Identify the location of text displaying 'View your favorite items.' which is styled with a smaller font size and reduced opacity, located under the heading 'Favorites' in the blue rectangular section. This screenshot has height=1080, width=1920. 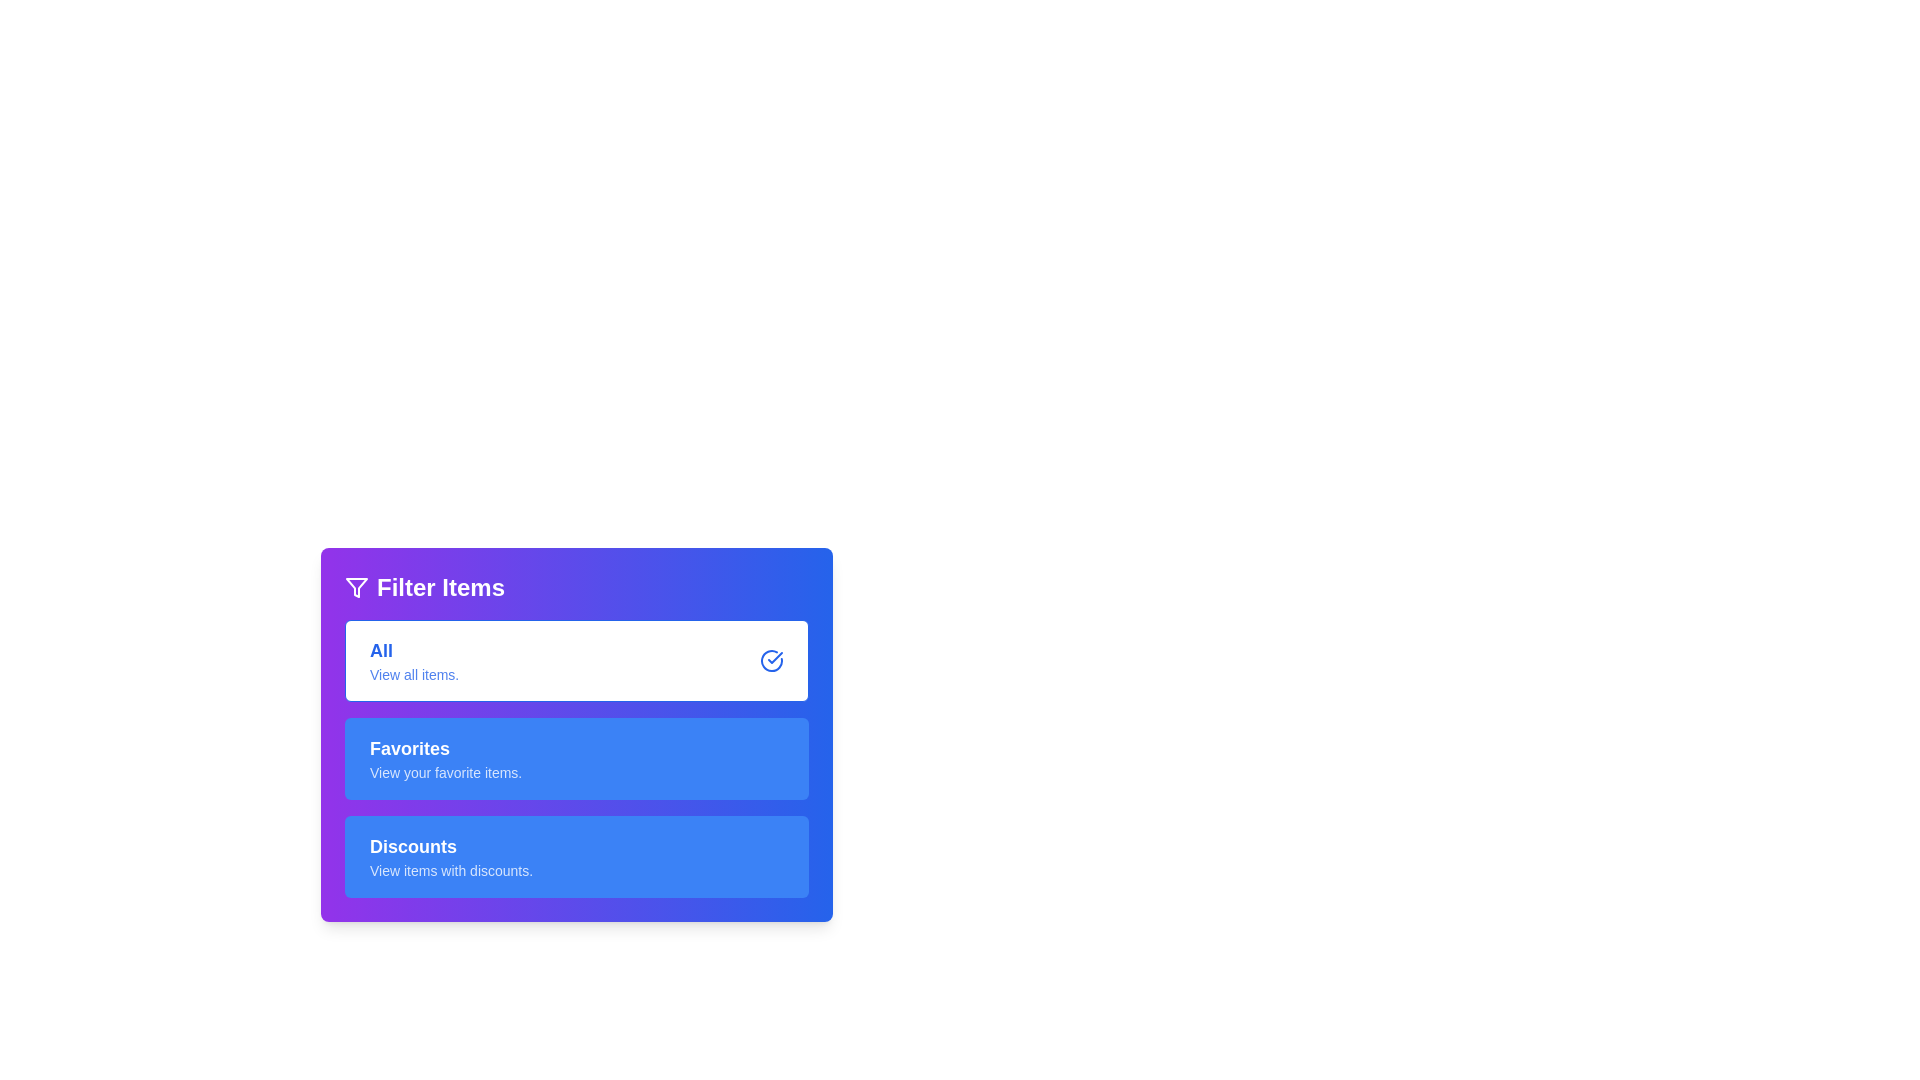
(445, 771).